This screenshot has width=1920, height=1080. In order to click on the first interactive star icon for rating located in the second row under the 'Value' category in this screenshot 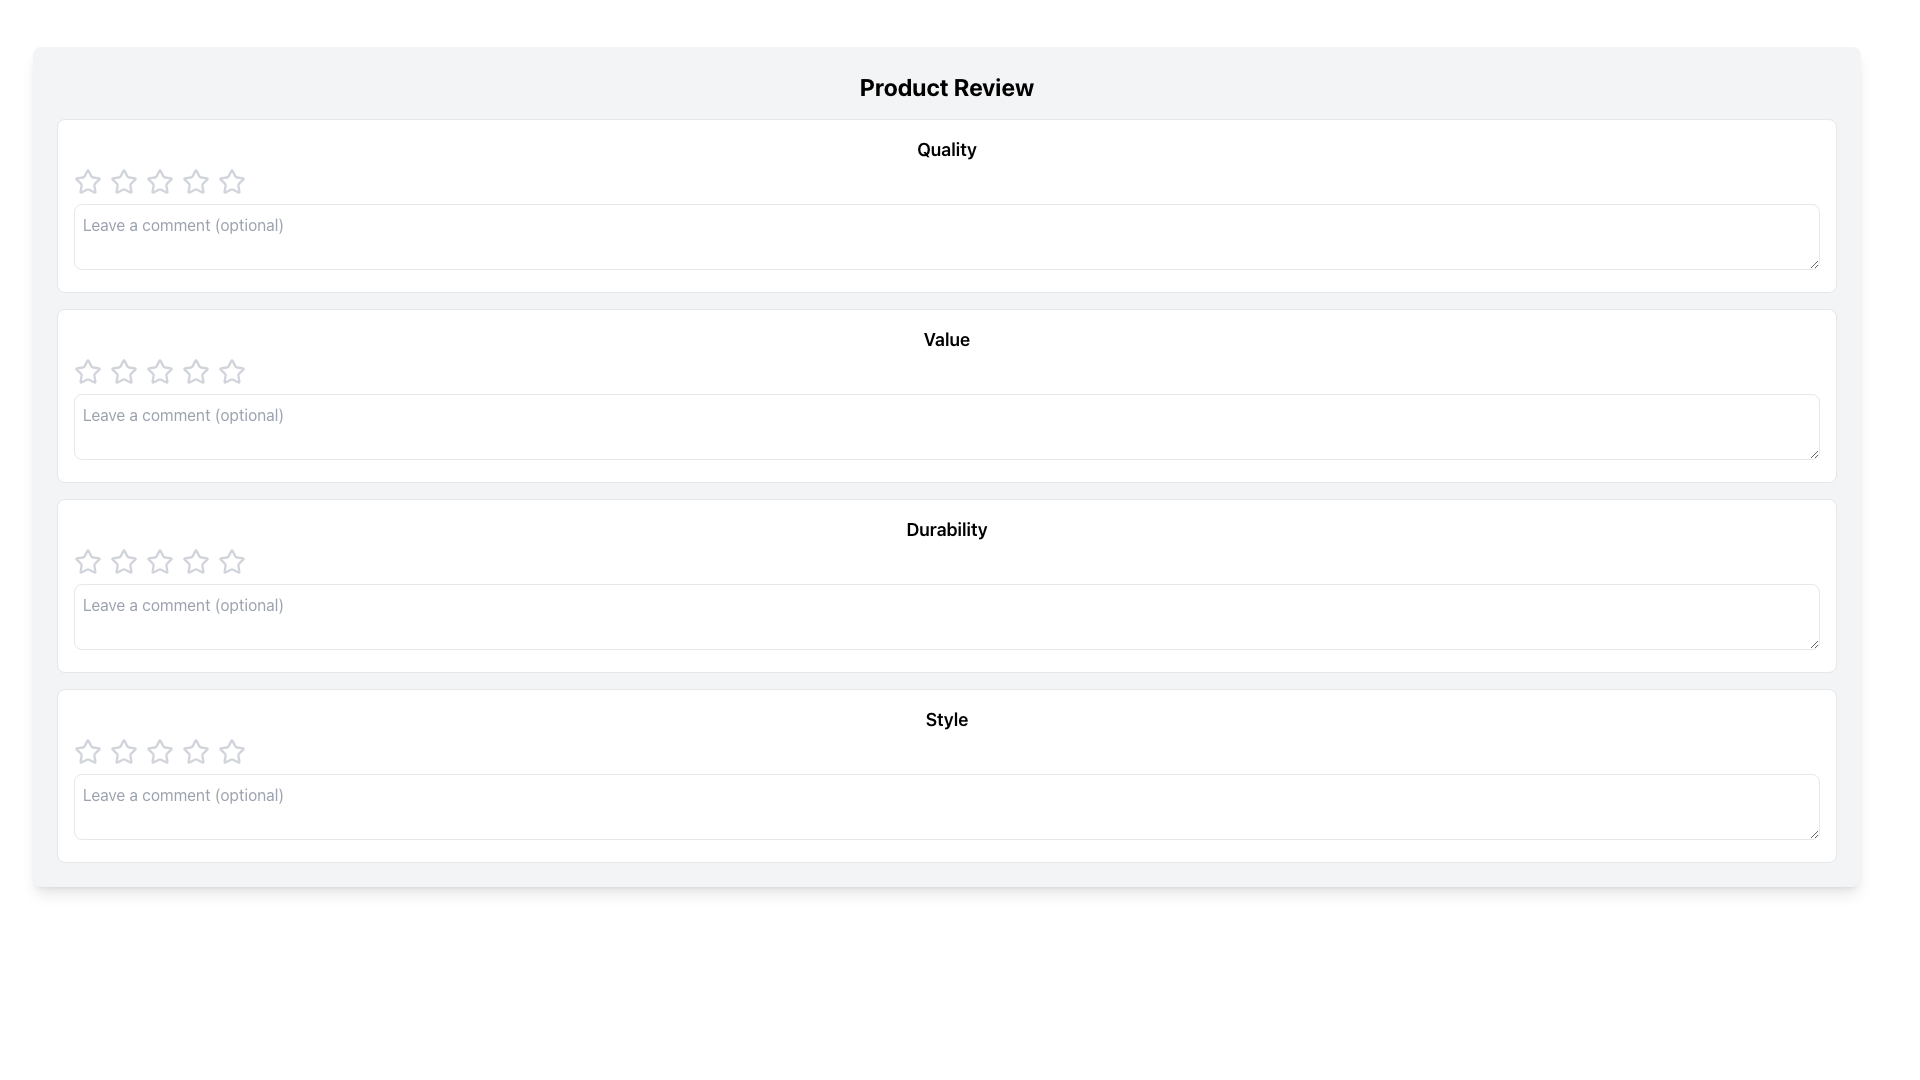, I will do `click(86, 371)`.